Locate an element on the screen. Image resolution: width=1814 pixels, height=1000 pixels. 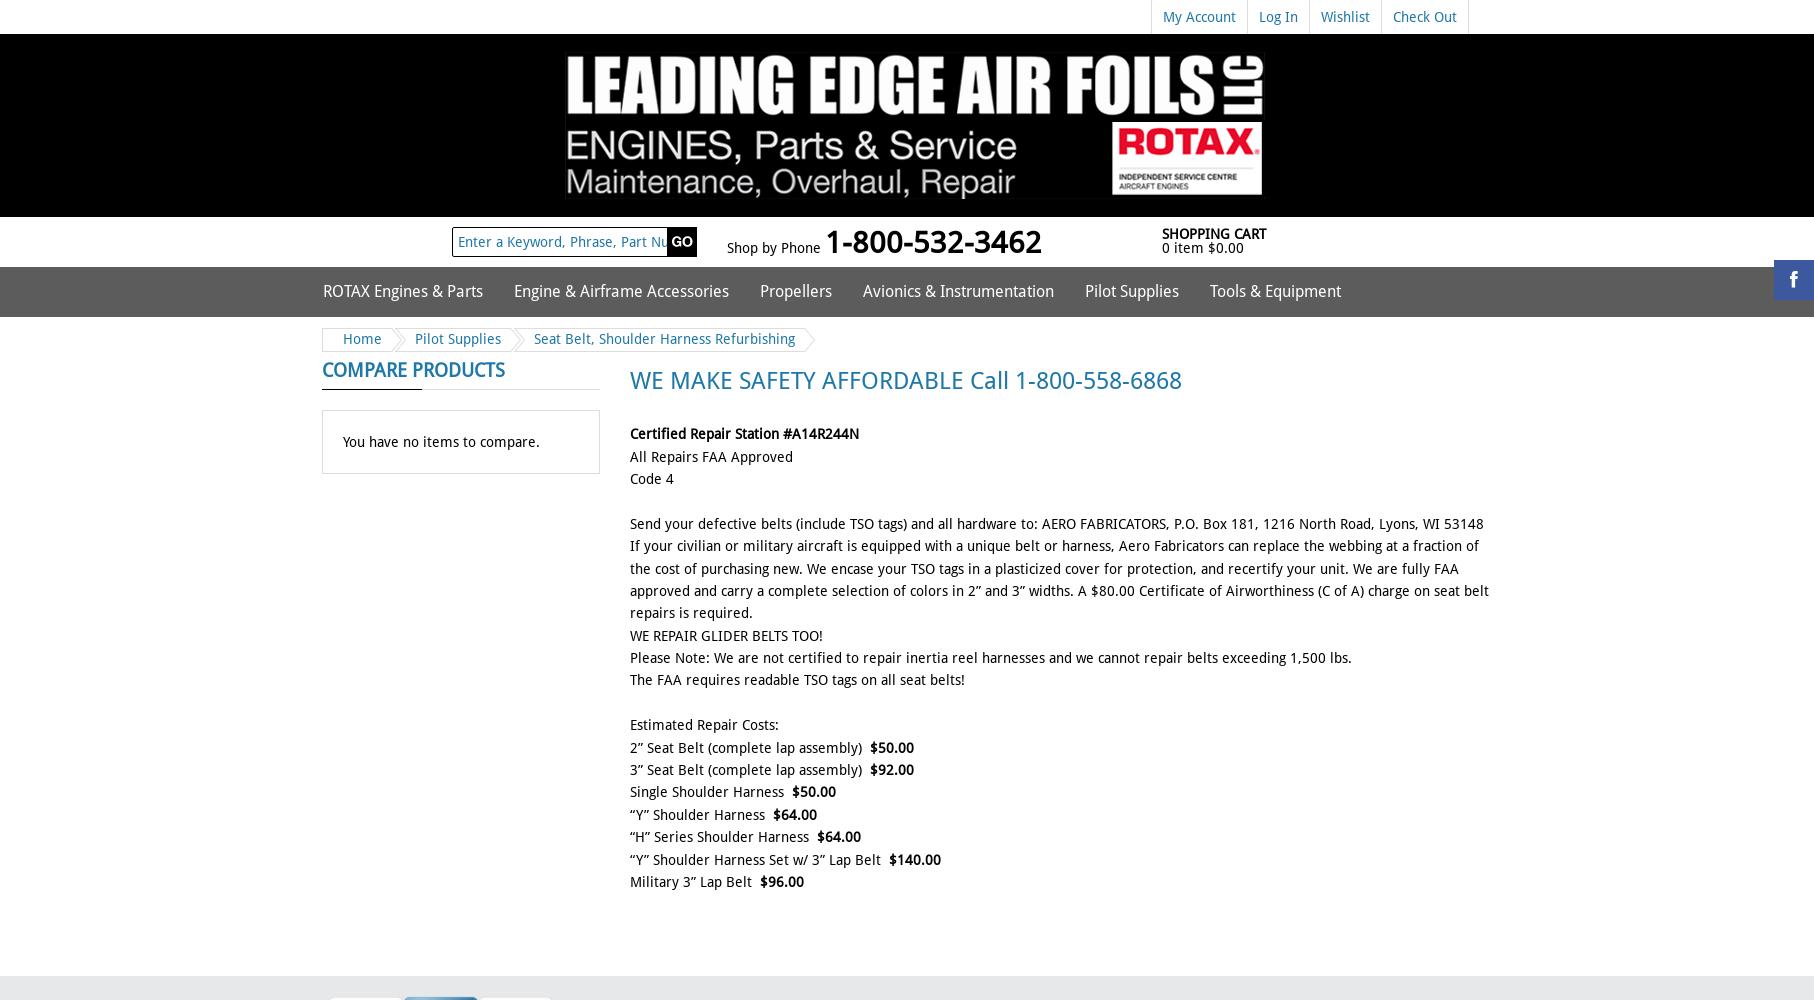
'ROTAX Engines & Parts' is located at coordinates (323, 291).